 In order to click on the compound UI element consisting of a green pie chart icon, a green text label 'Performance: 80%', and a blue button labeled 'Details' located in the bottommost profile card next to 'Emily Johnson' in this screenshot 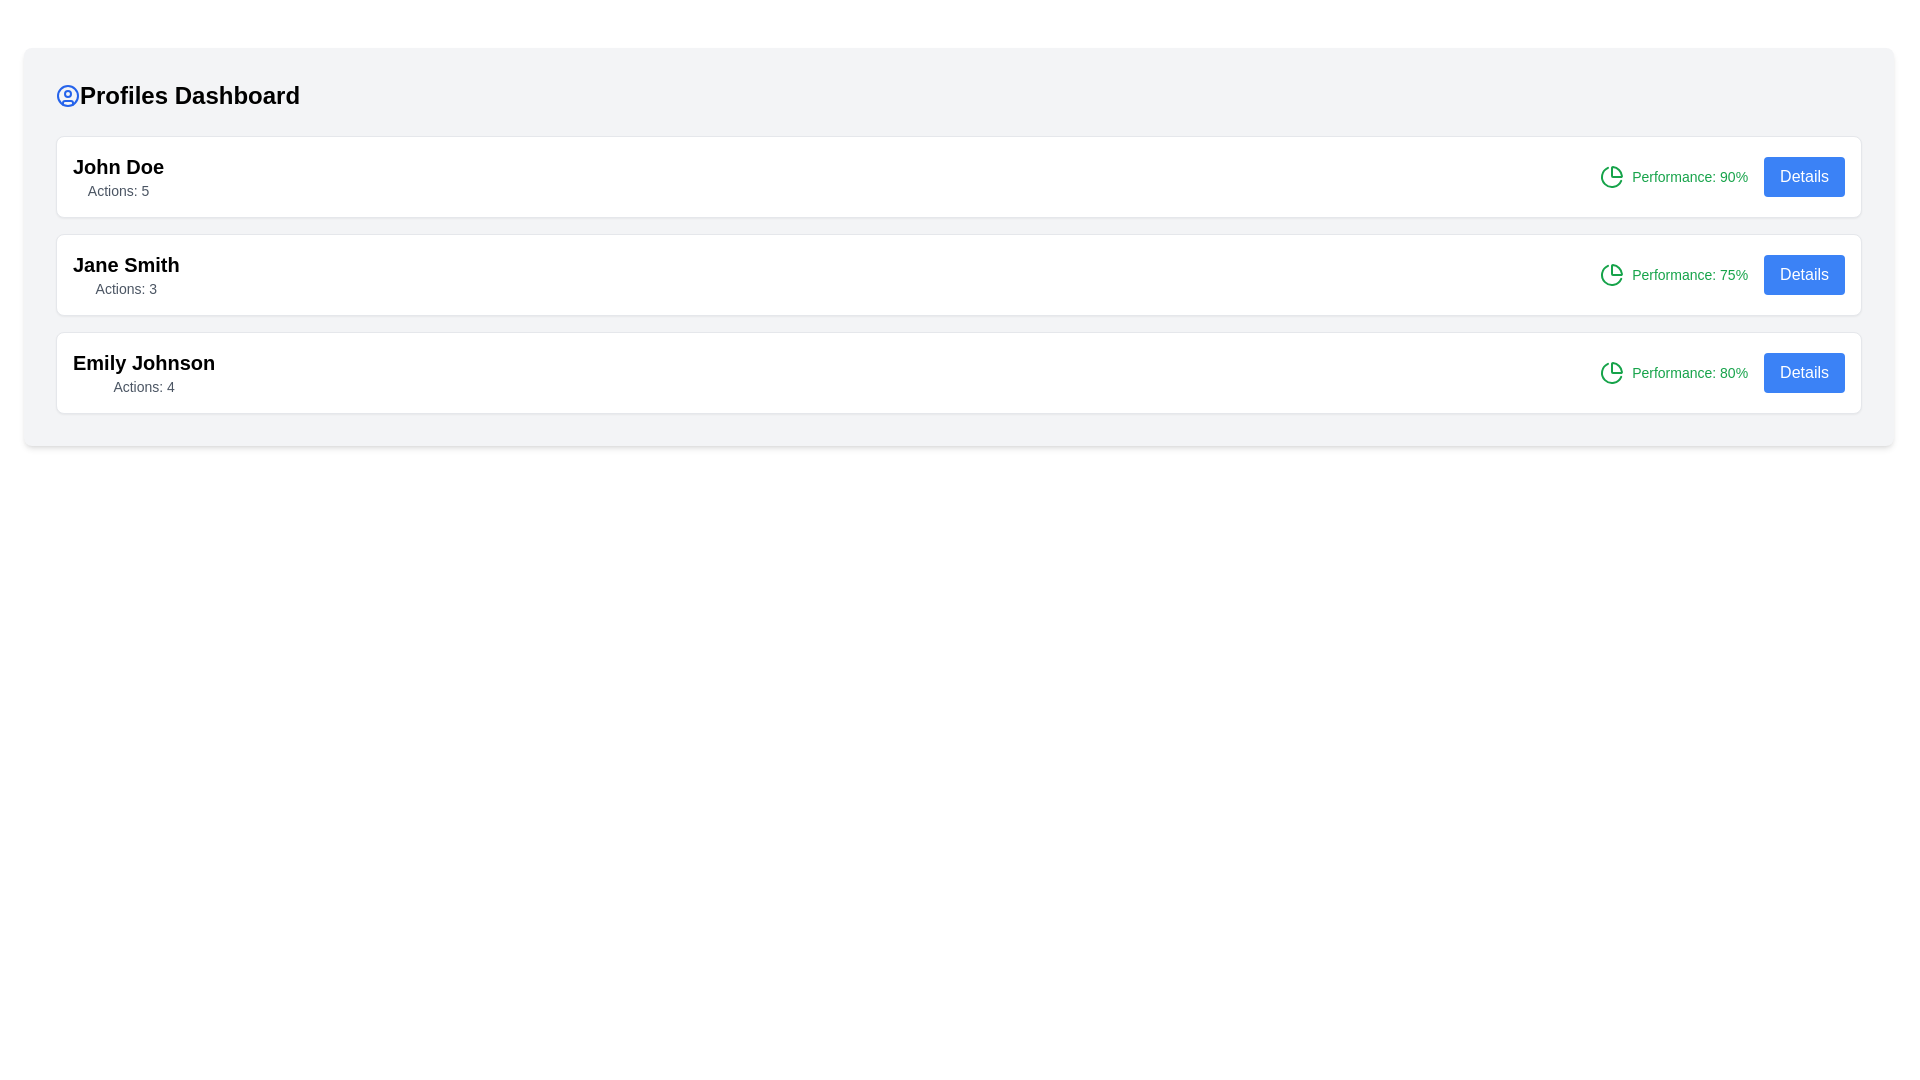, I will do `click(1721, 373)`.